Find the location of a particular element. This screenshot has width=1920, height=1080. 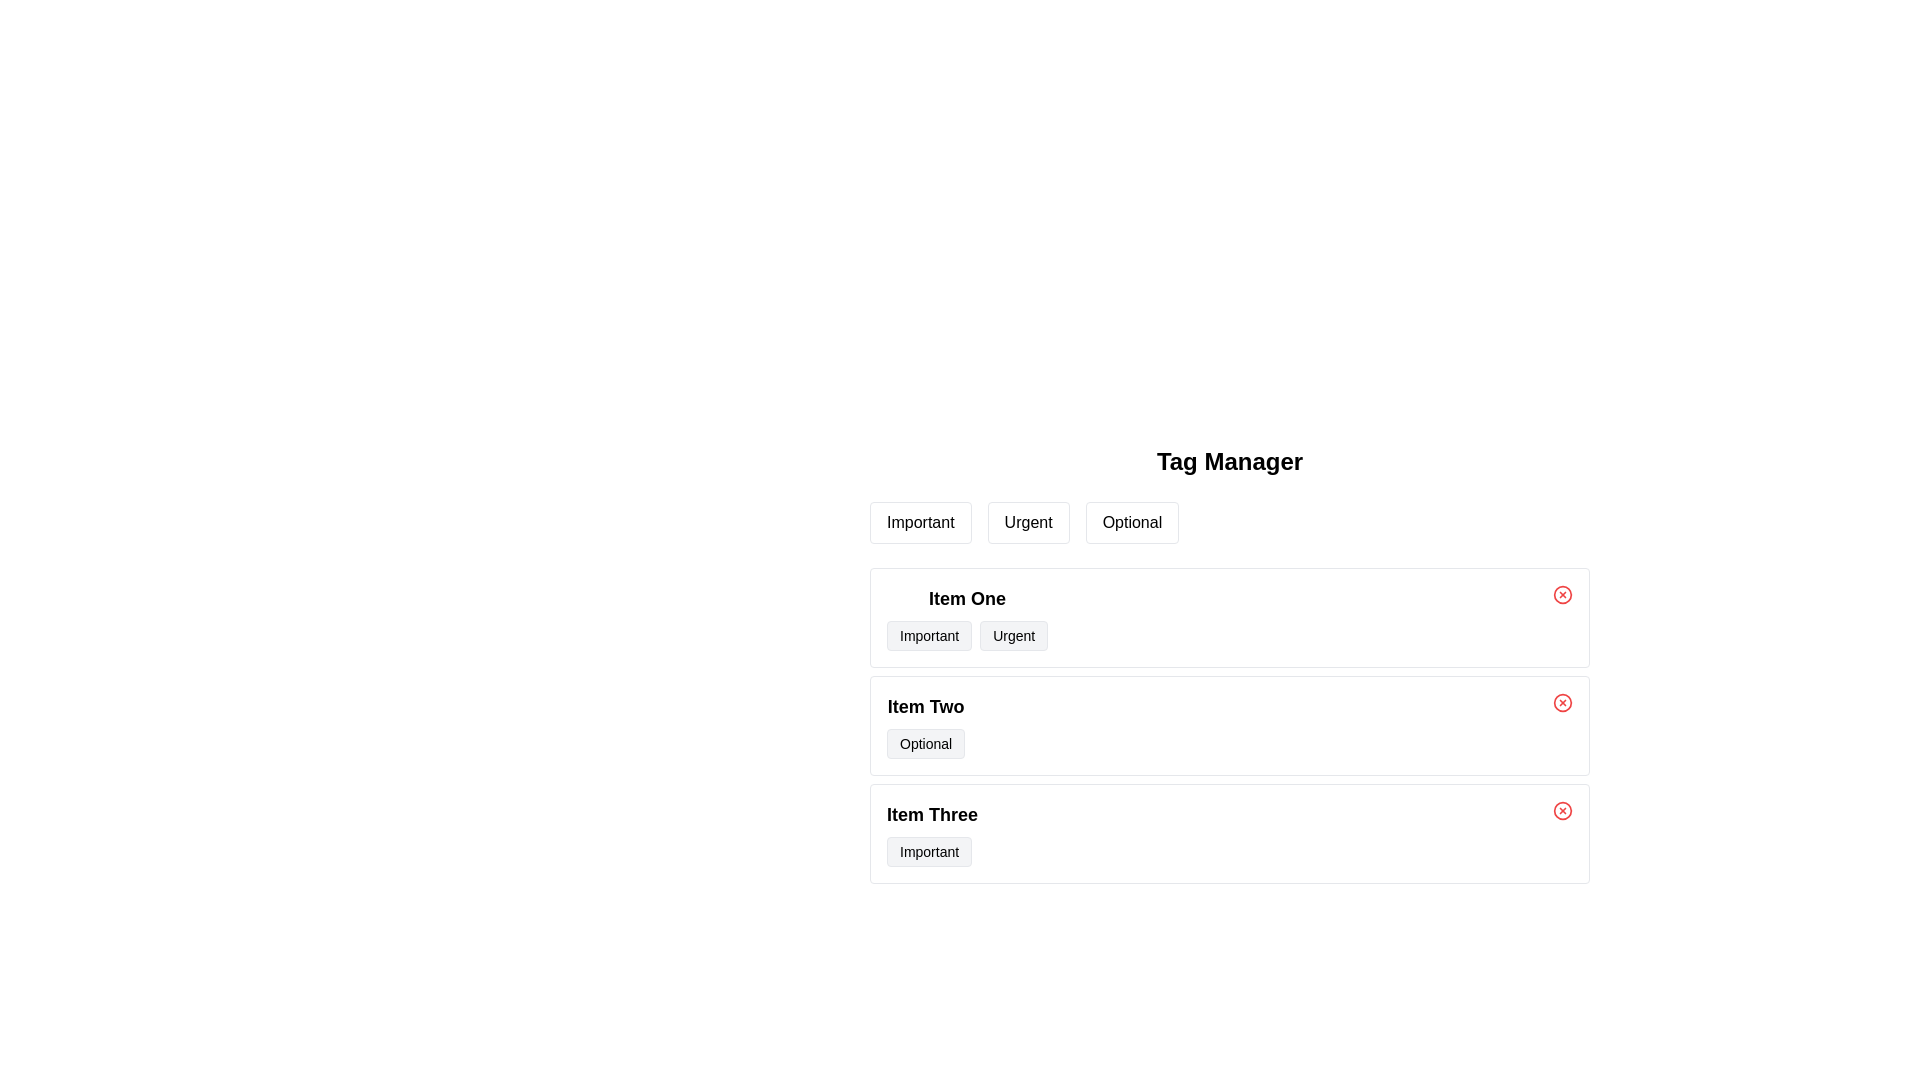

the label or tag element that is positioned under 'Item Three', serving as an indicator for the associated task is located at coordinates (928, 852).